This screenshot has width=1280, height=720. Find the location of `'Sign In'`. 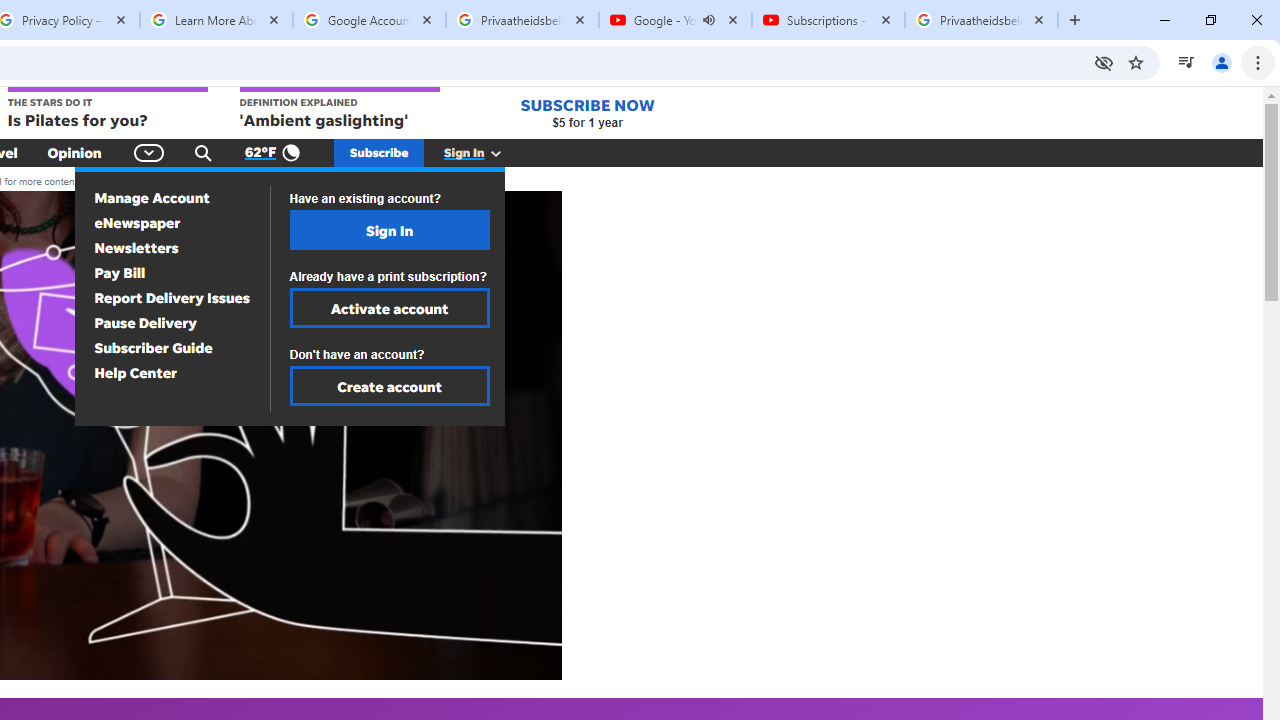

'Sign In' is located at coordinates (389, 229).